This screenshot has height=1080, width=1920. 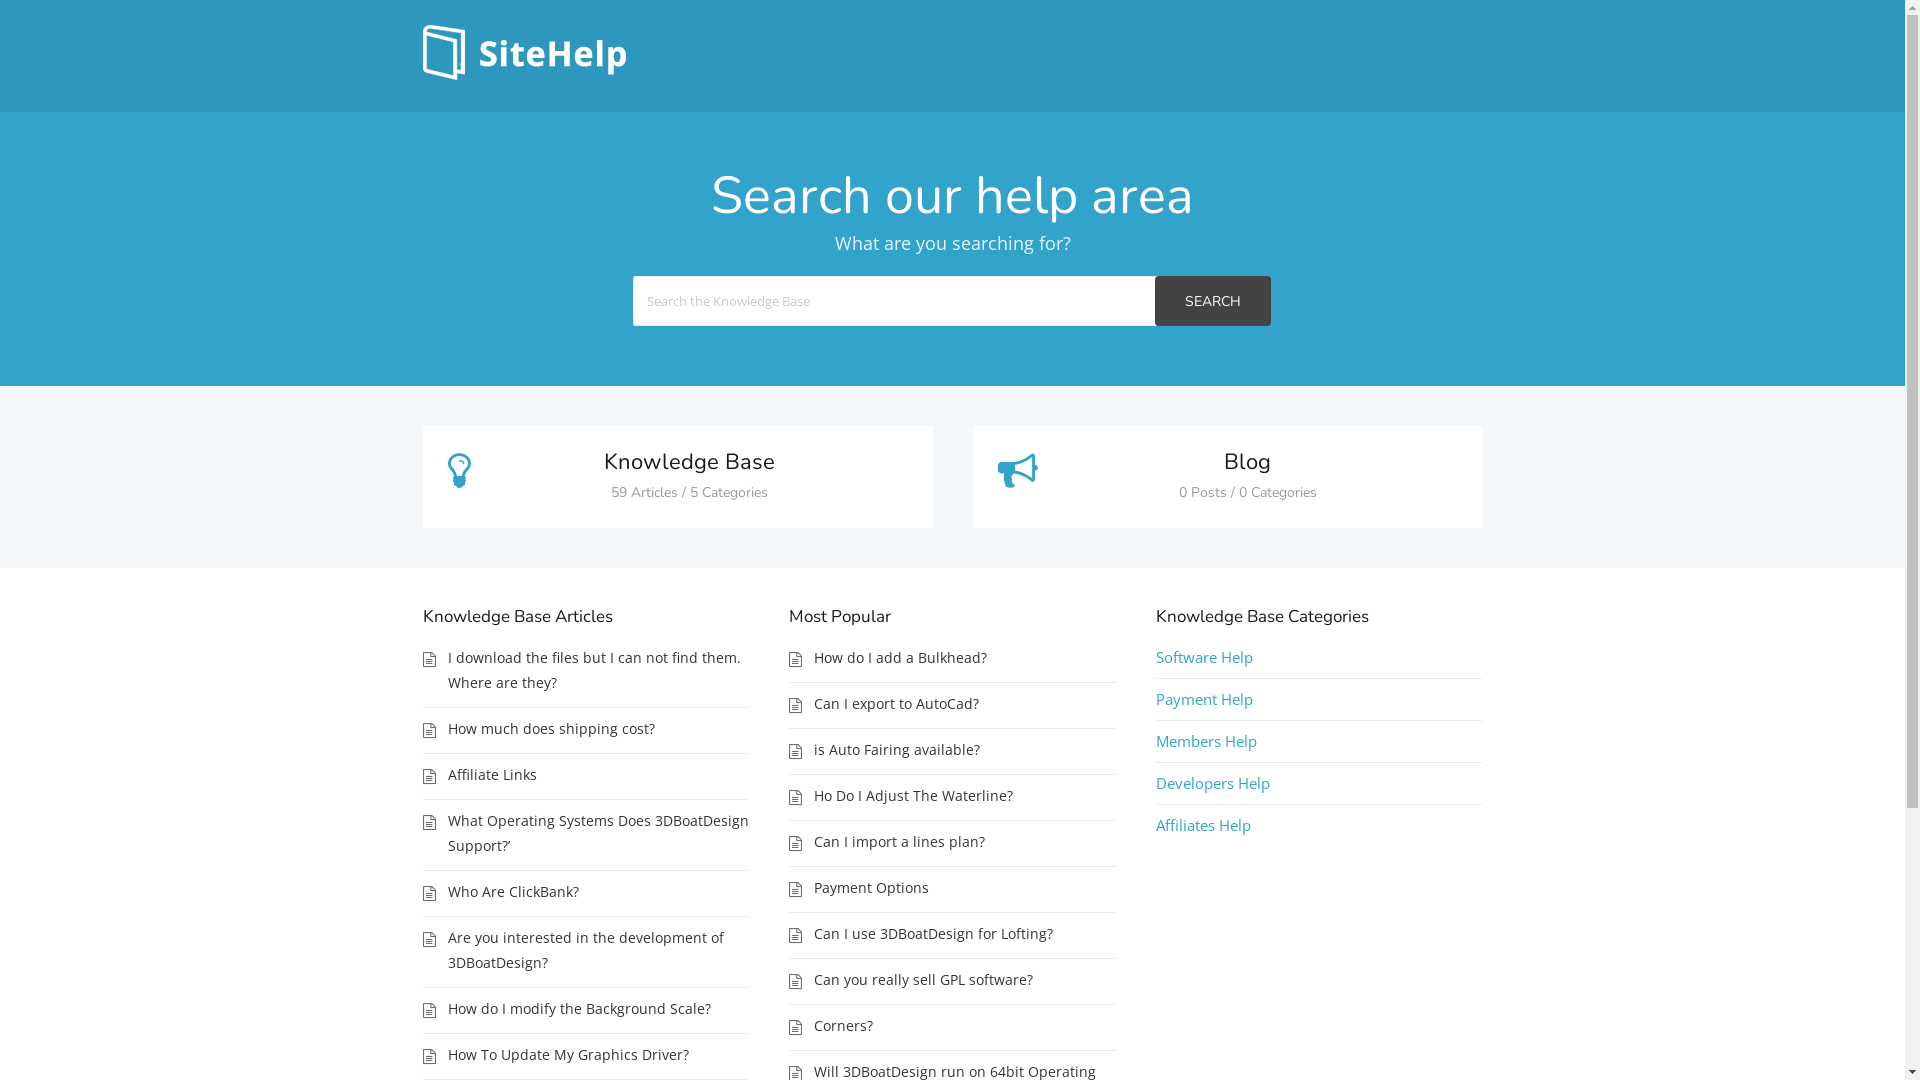 What do you see at coordinates (598, 948) in the screenshot?
I see `'Are you interested in the development of 3DBoatDesign?'` at bounding box center [598, 948].